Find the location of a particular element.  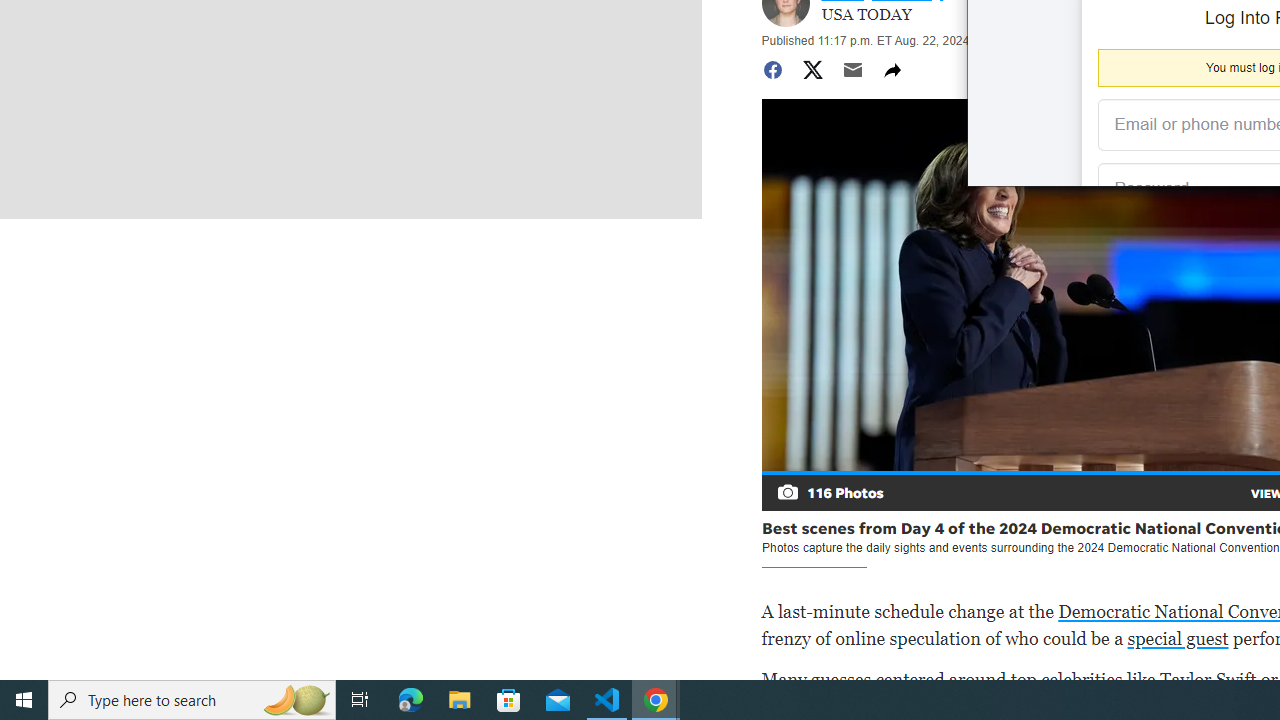

'Share natively' is located at coordinates (891, 68).